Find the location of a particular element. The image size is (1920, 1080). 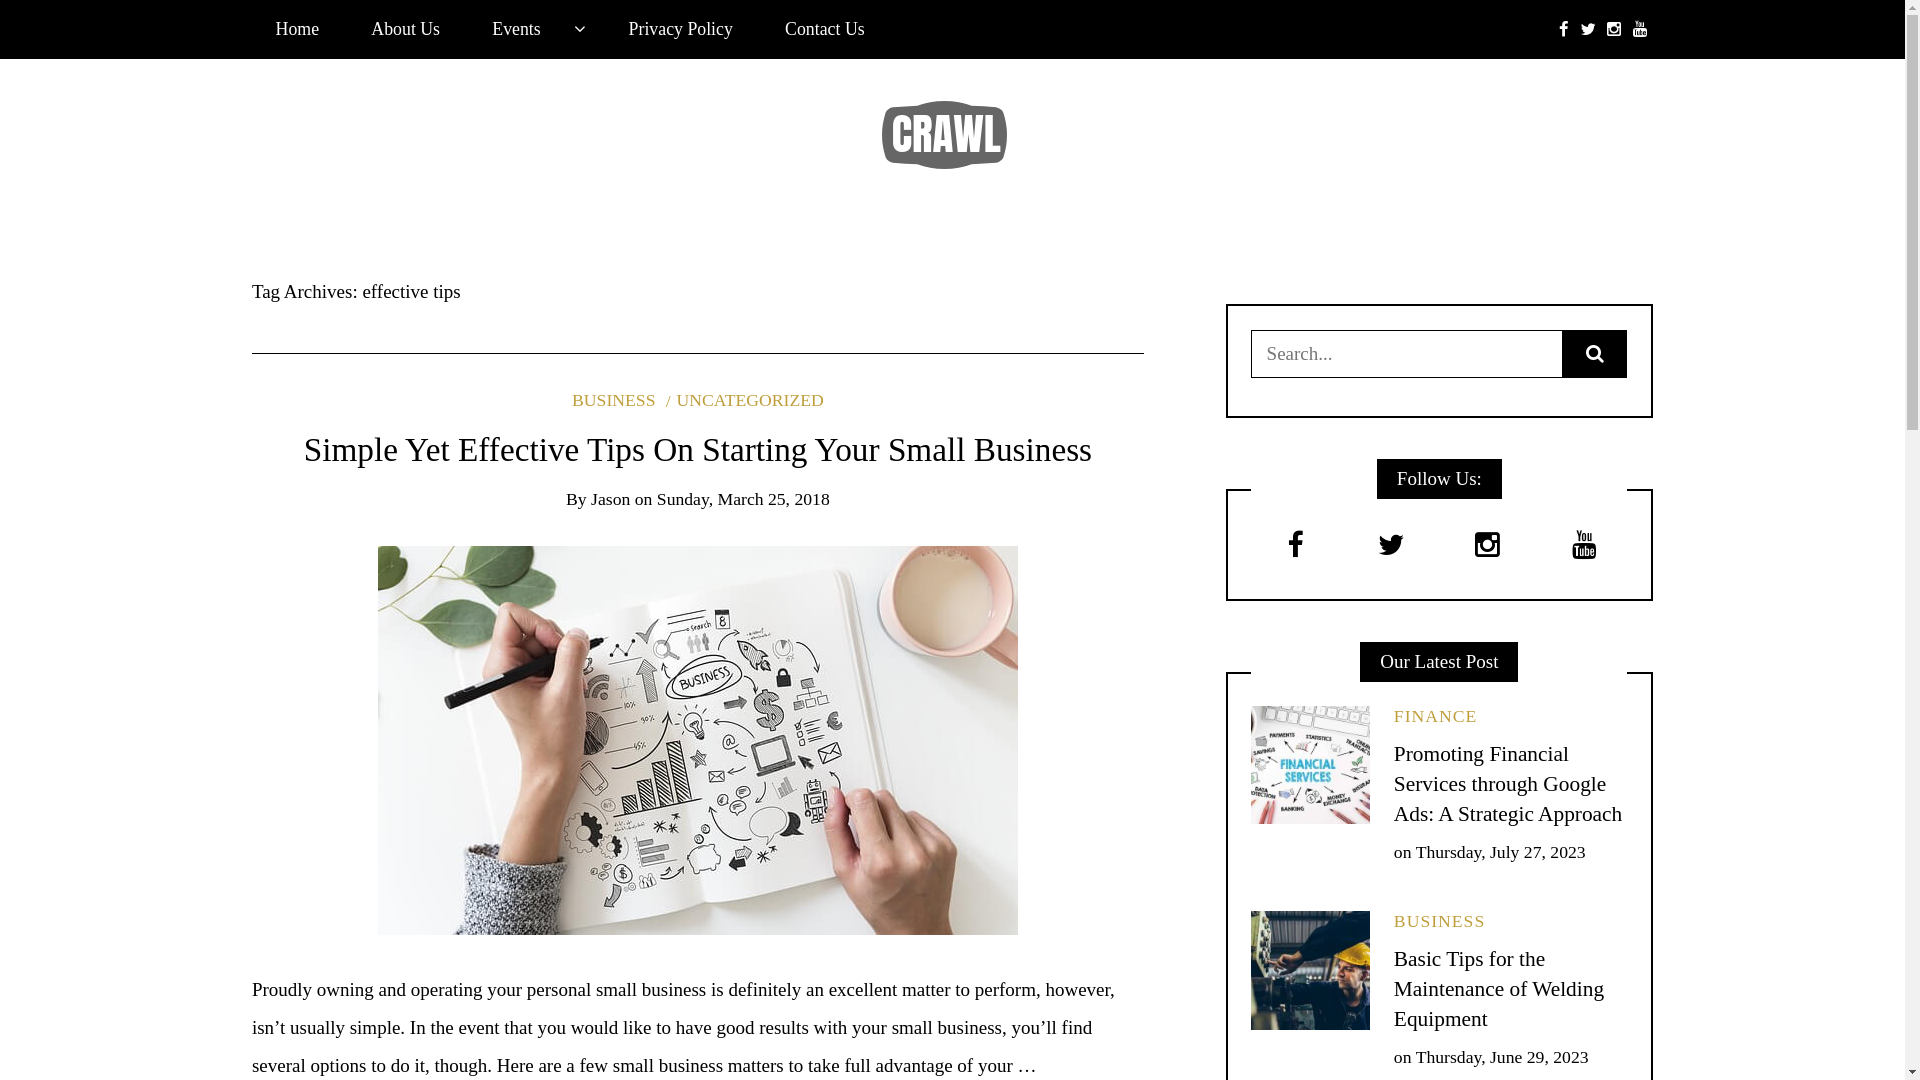

'Events' is located at coordinates (468, 29).